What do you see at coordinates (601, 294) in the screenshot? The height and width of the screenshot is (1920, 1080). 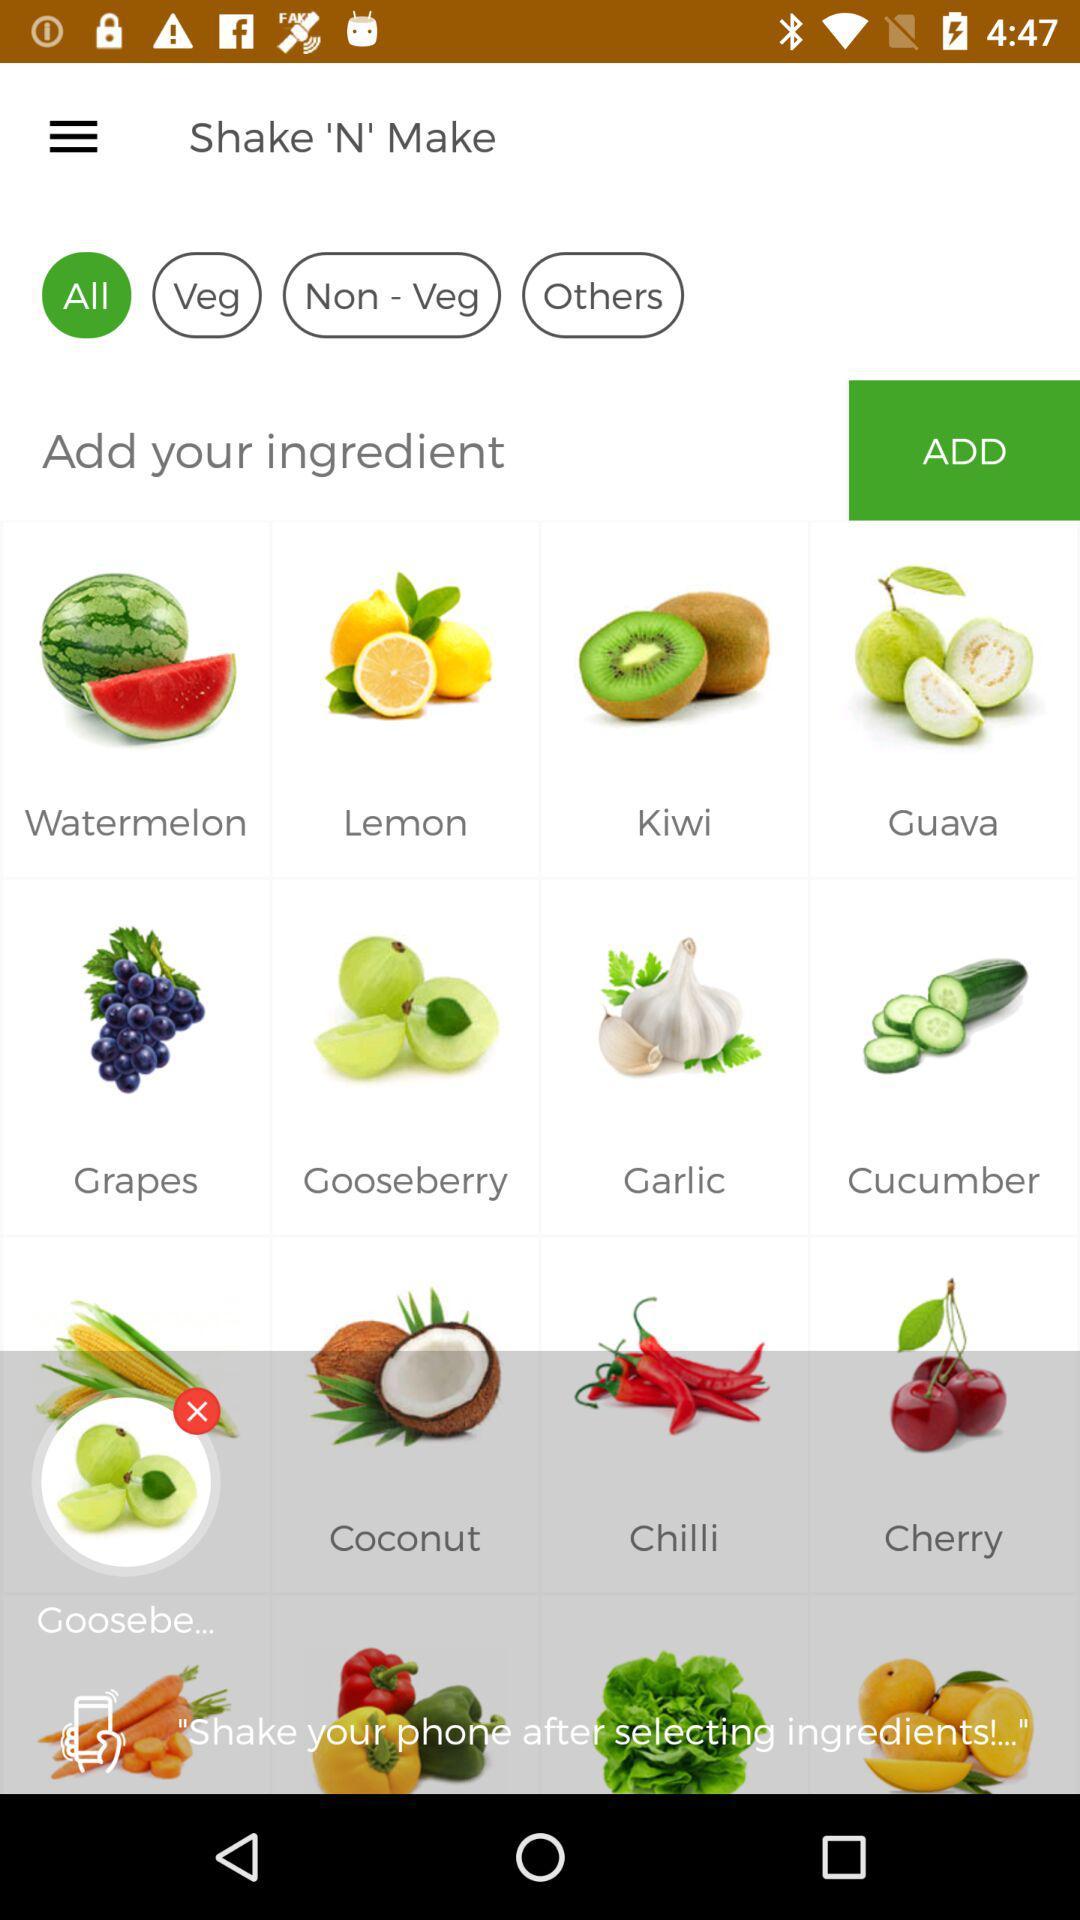 I see `others icon` at bounding box center [601, 294].